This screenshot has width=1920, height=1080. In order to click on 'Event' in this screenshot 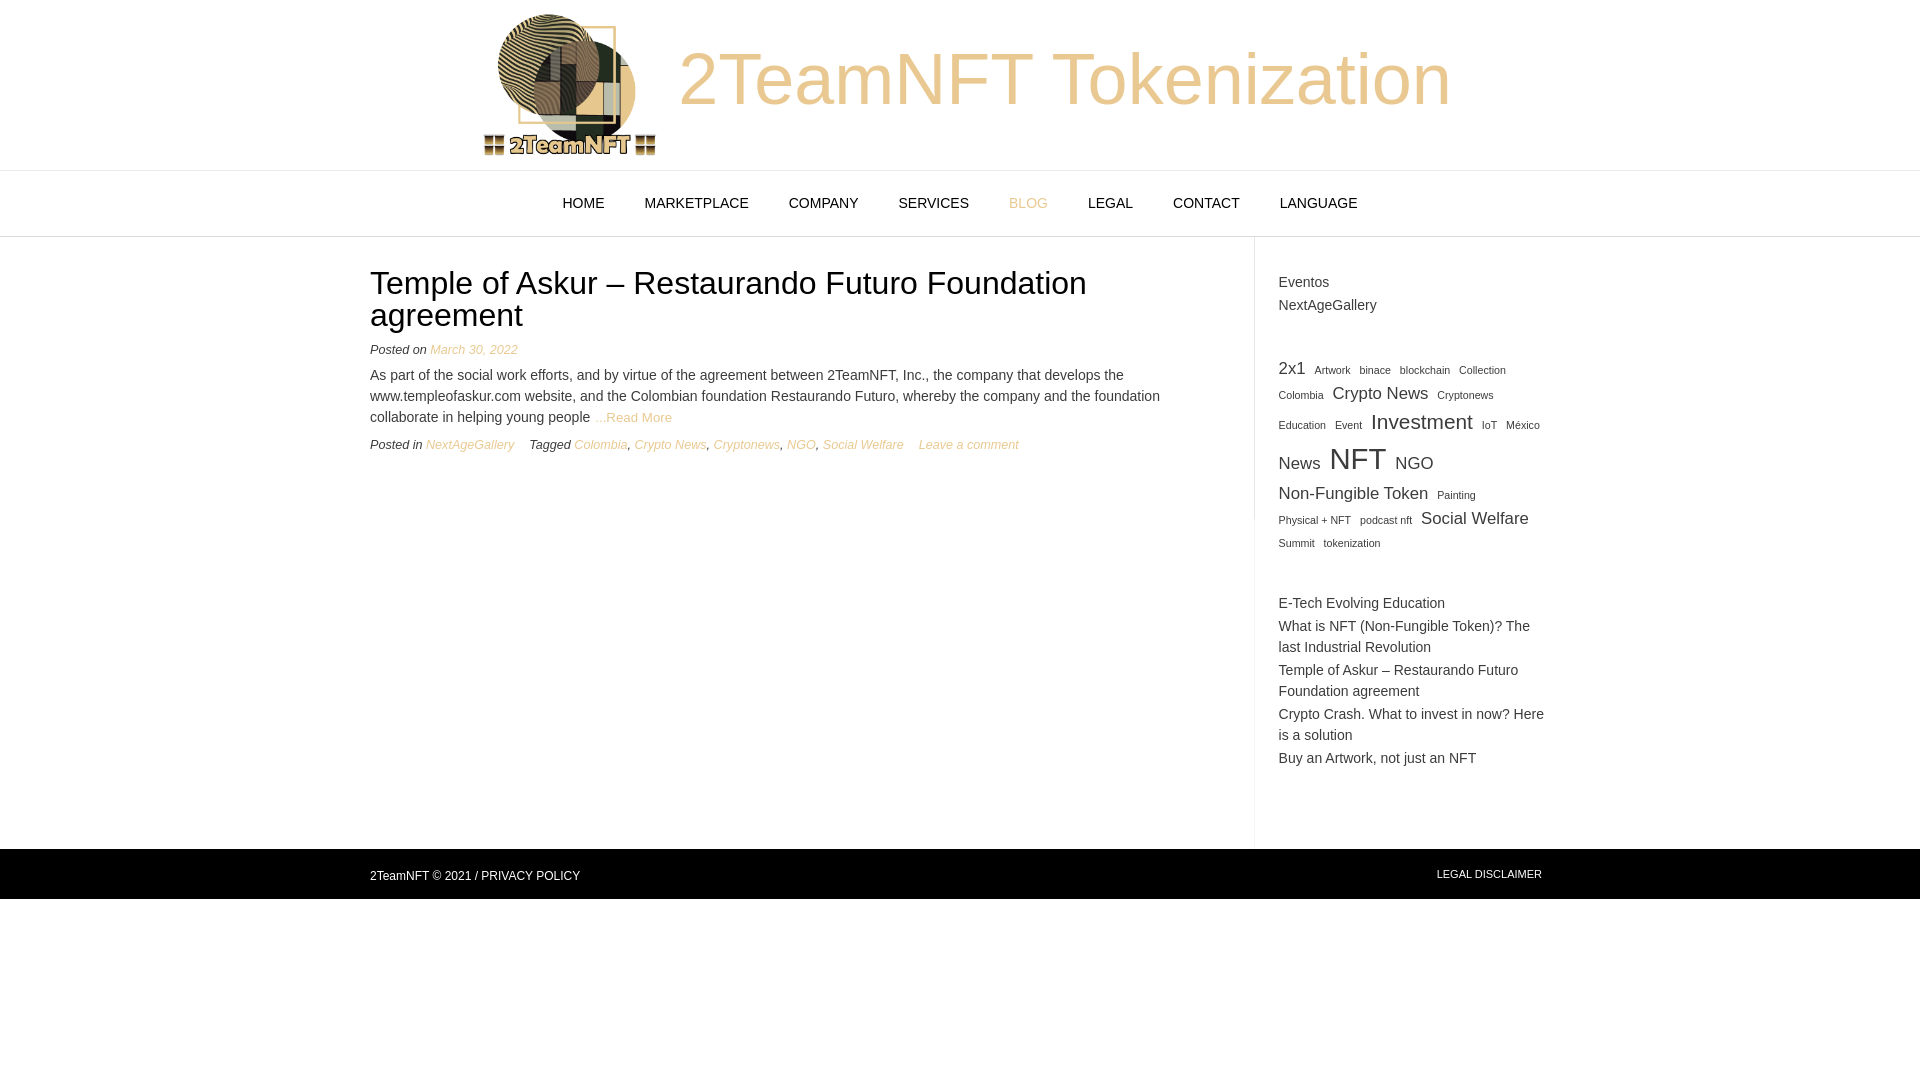, I will do `click(1348, 423)`.